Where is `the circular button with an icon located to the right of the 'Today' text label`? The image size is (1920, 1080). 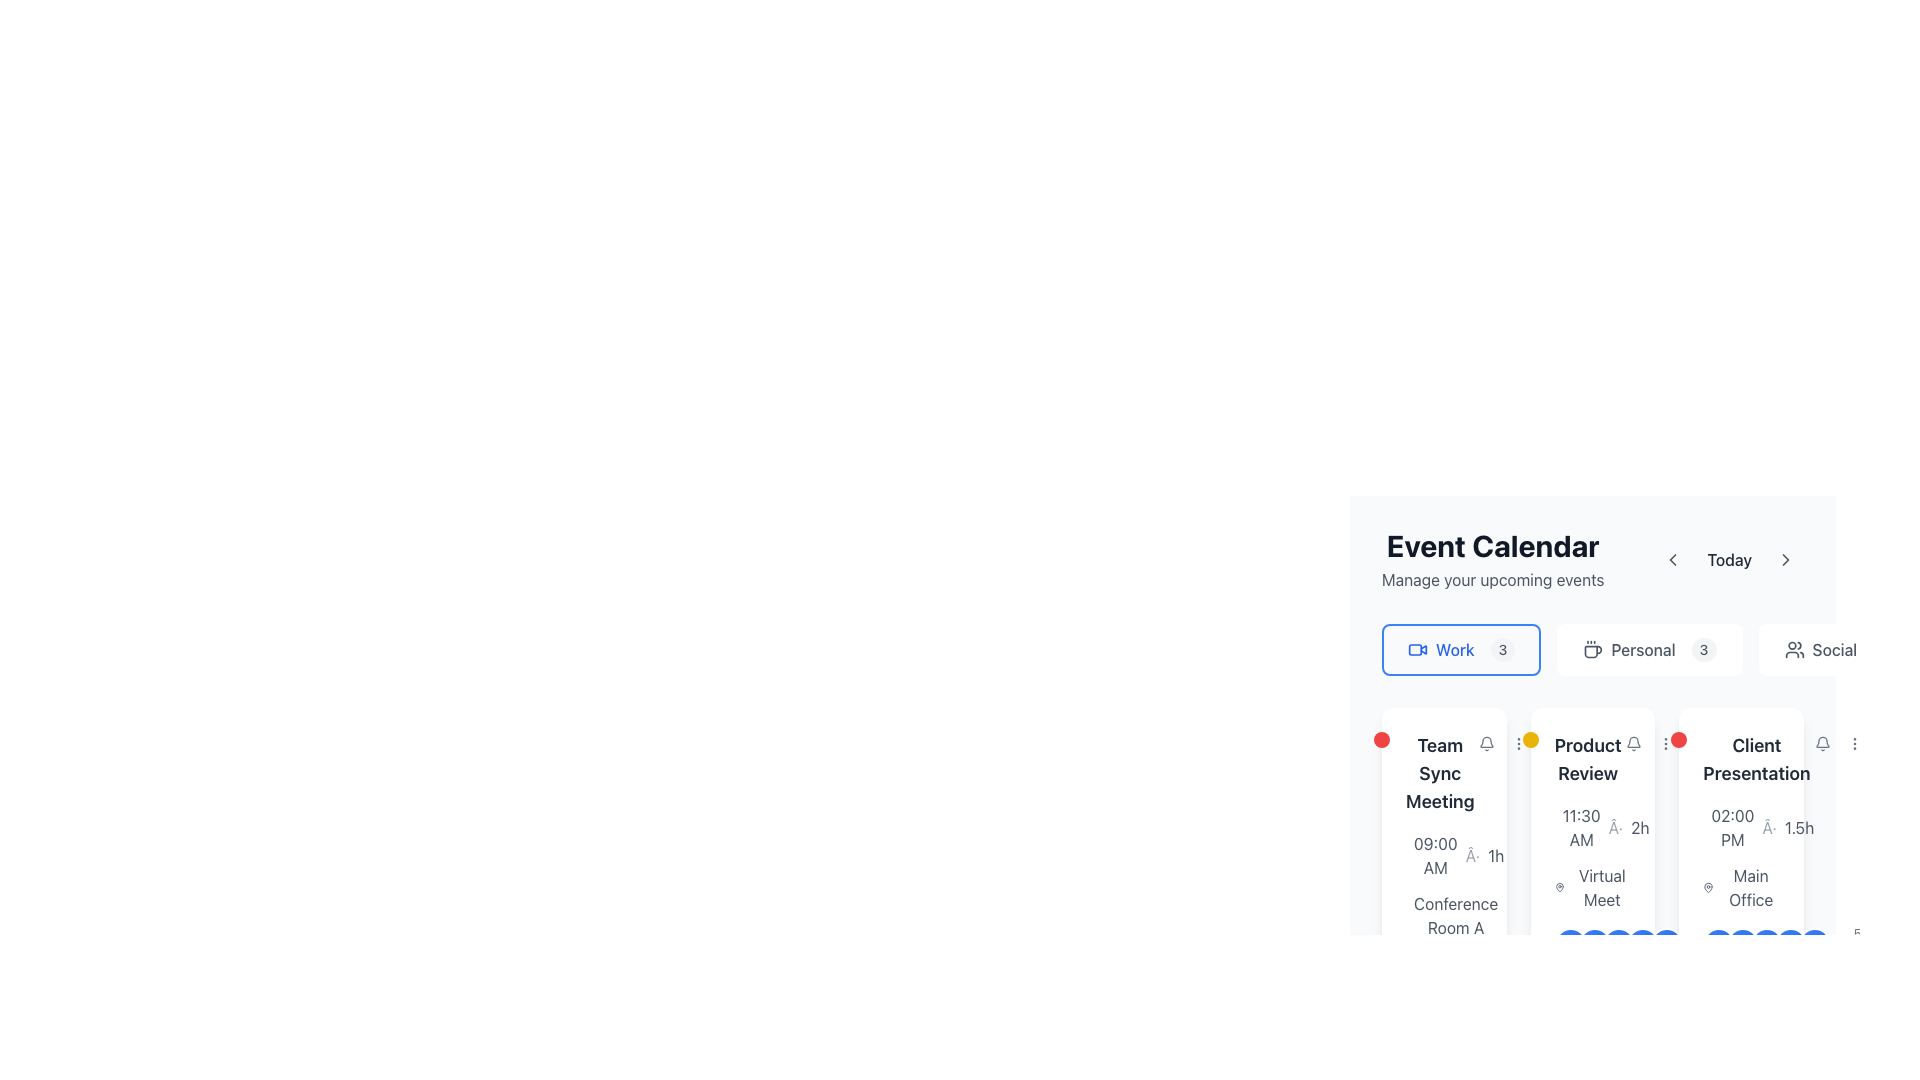
the circular button with an icon located to the right of the 'Today' text label is located at coordinates (1785, 559).